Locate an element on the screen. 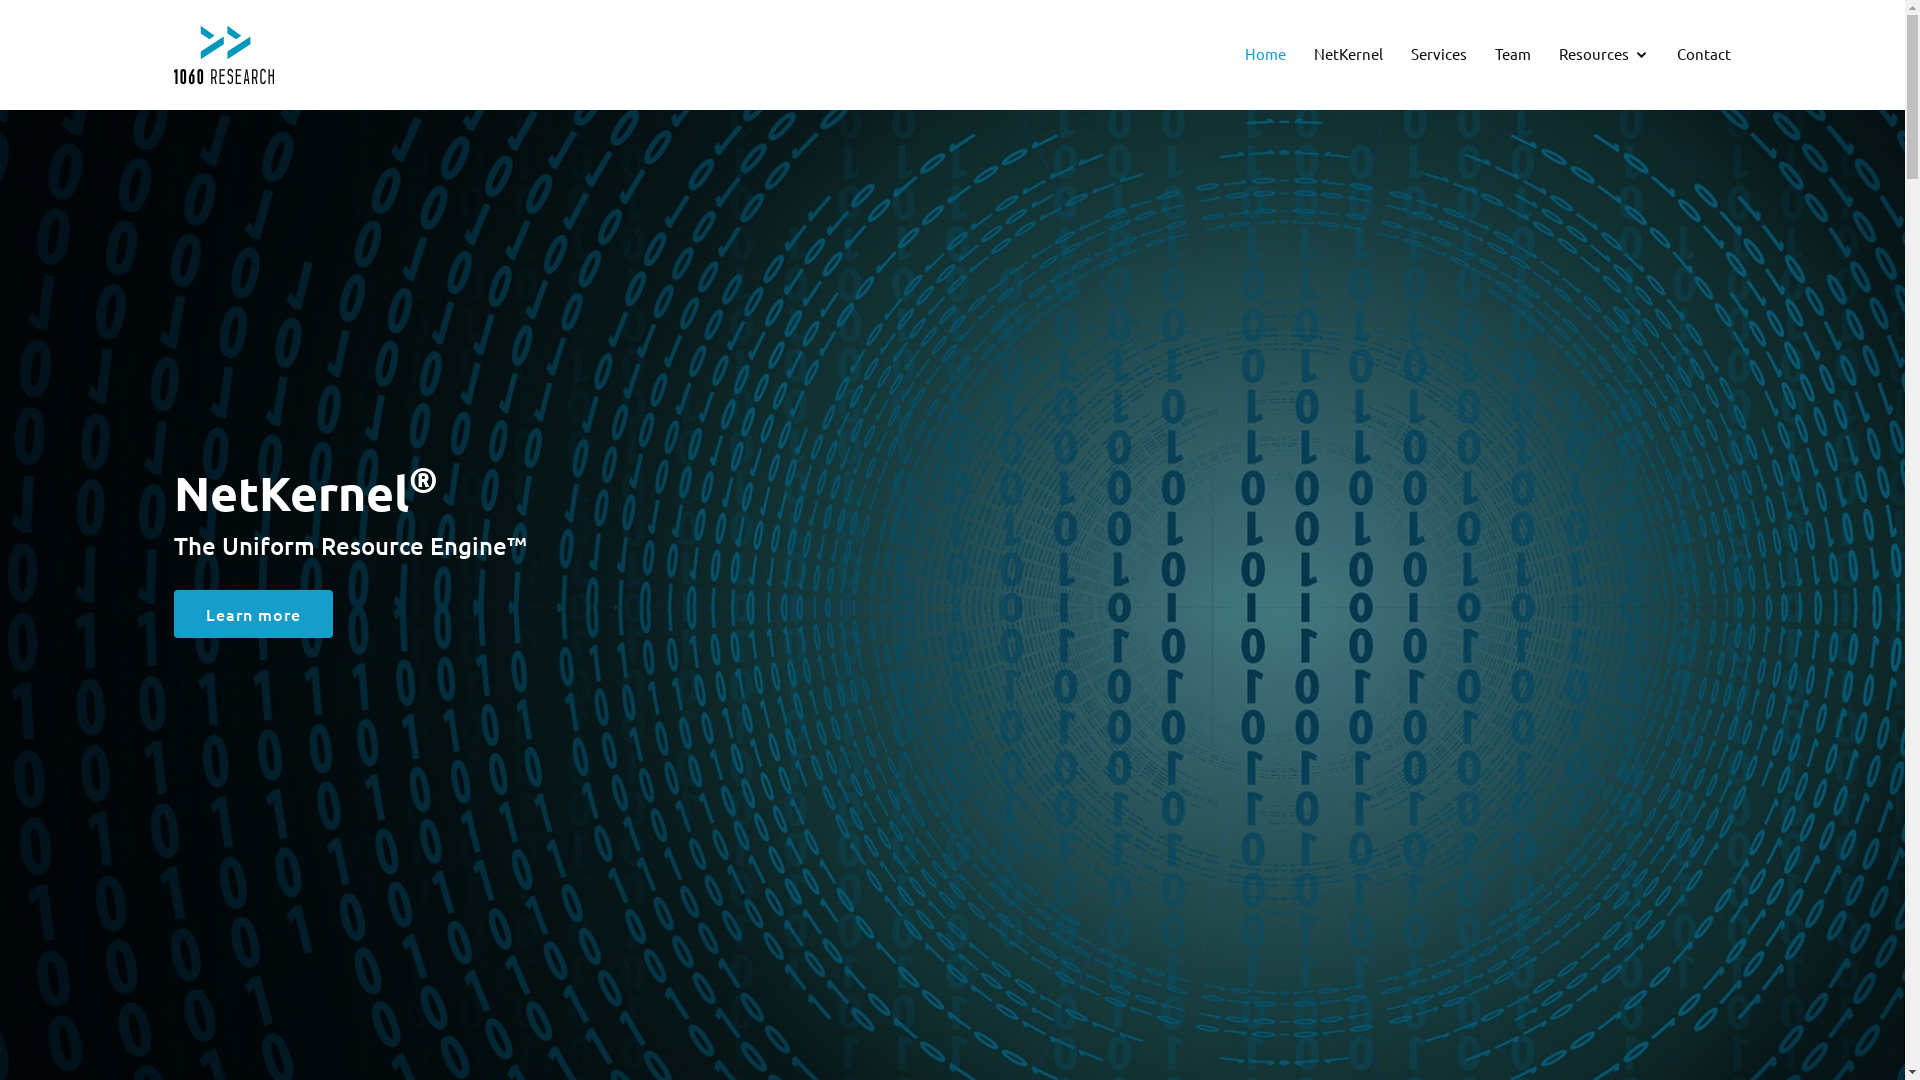 The width and height of the screenshot is (1920, 1080). 'Contact' is located at coordinates (1676, 53).